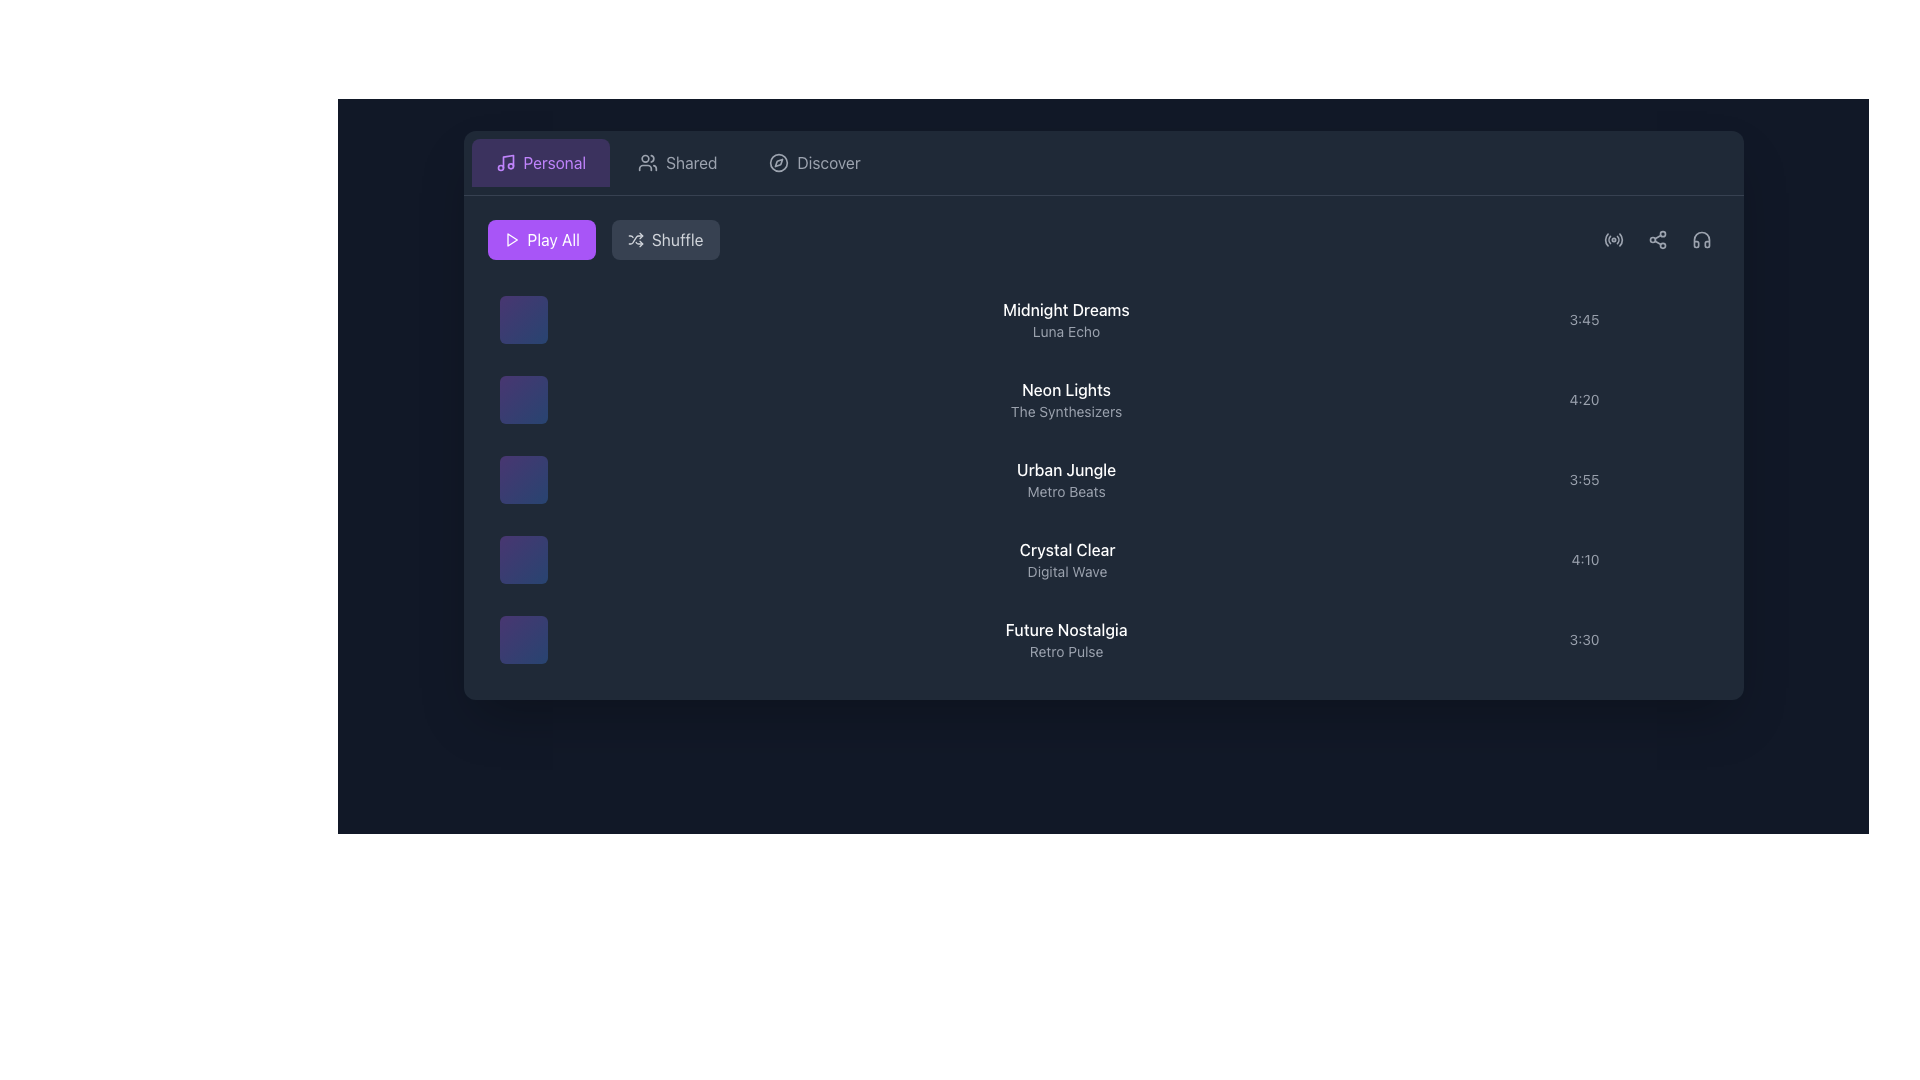  What do you see at coordinates (677, 238) in the screenshot?
I see `the 'Shuffle' text label, which is styled in a modern sans-serif font, white in color, located to the right of the 'Play All' button within a button that includes a shuffle icon` at bounding box center [677, 238].